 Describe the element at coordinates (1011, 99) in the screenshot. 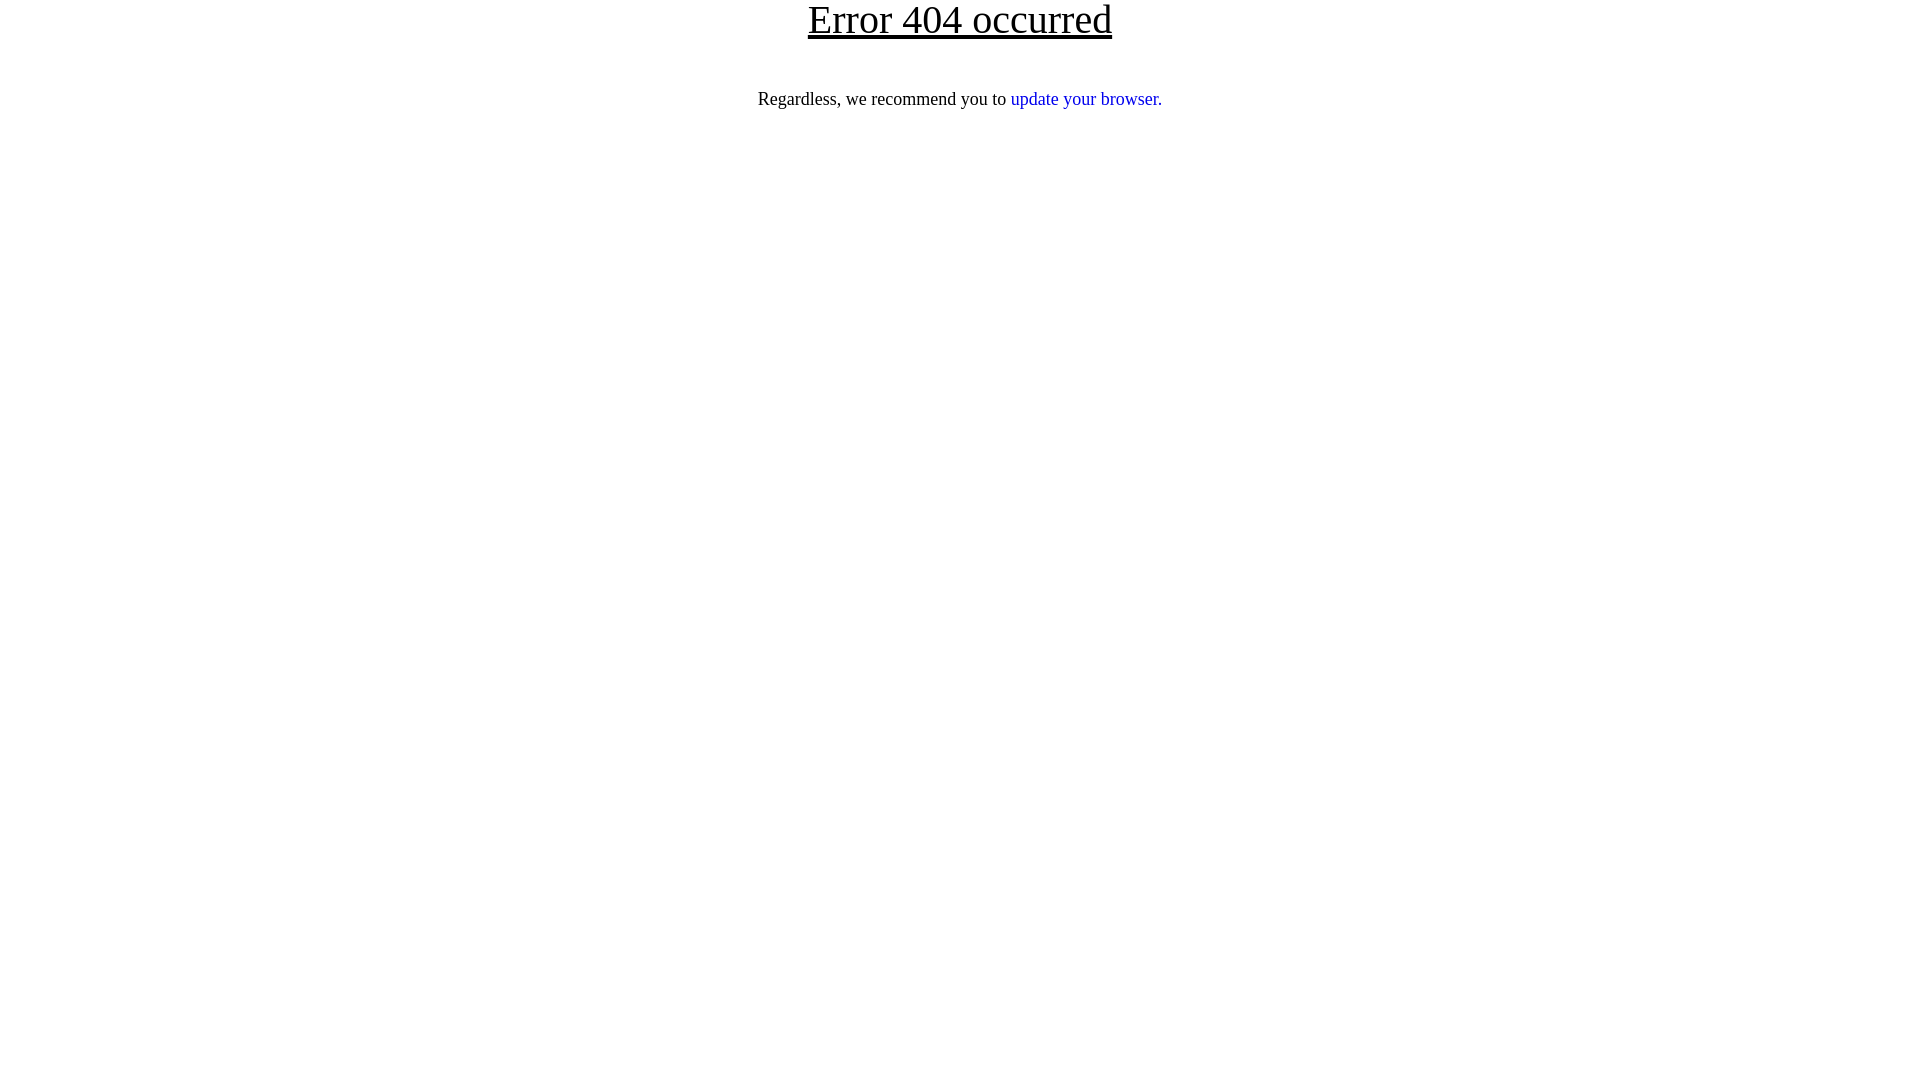

I see `'update your browser.'` at that location.